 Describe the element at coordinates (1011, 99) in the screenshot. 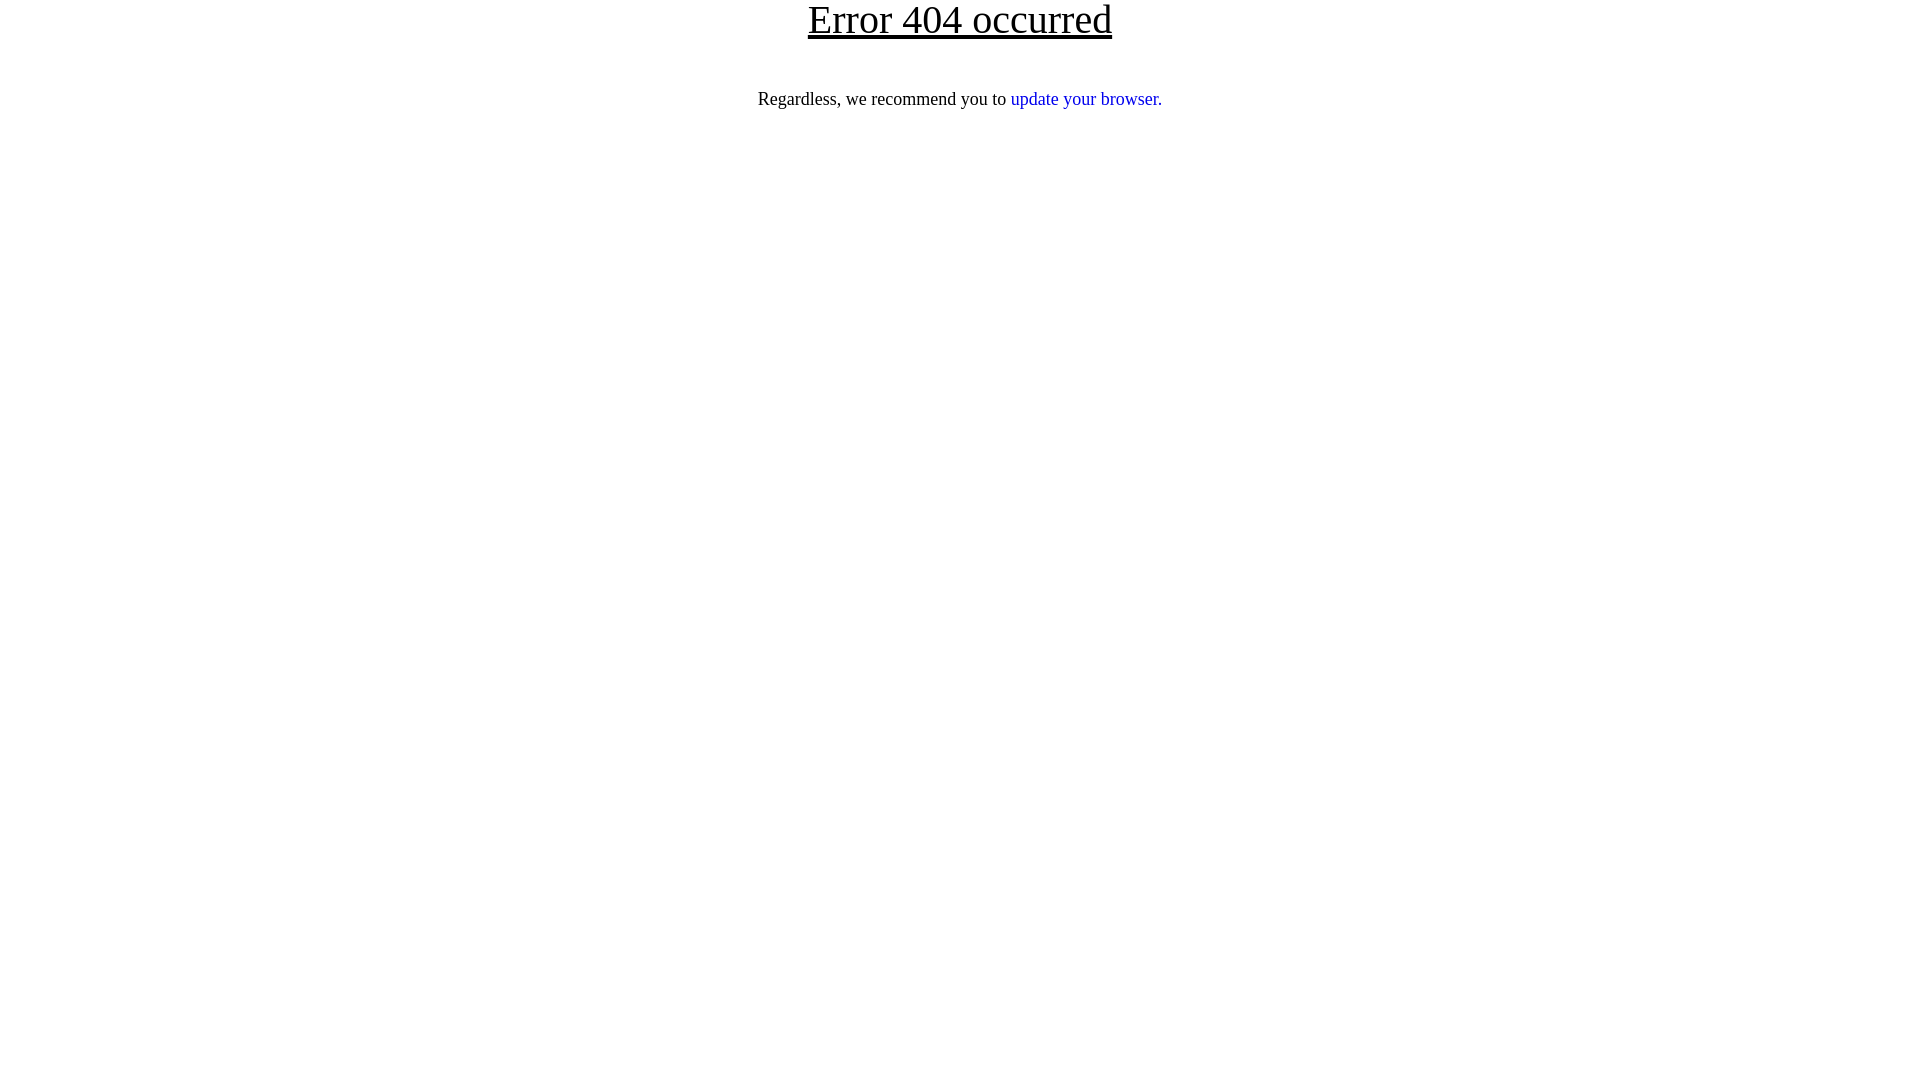

I see `'update your browser.'` at that location.